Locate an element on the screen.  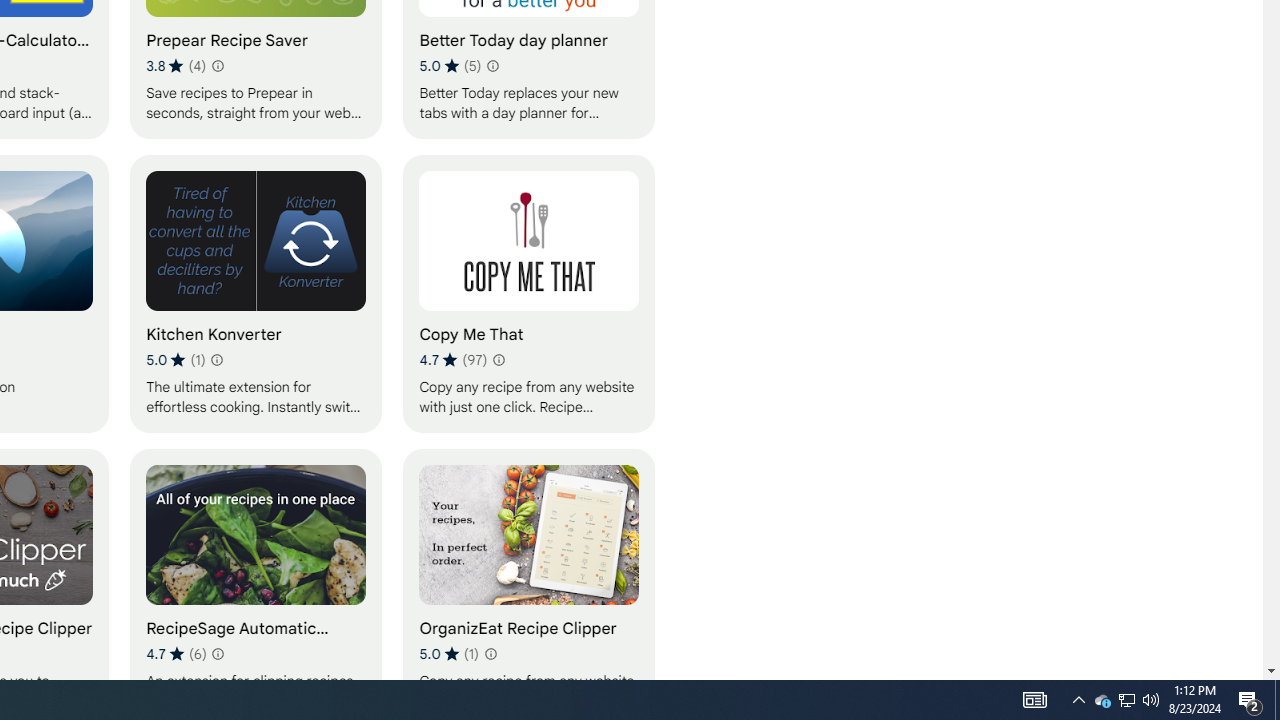
'Average rating 4.7 out of 5 stars. 6 ratings.' is located at coordinates (176, 653).